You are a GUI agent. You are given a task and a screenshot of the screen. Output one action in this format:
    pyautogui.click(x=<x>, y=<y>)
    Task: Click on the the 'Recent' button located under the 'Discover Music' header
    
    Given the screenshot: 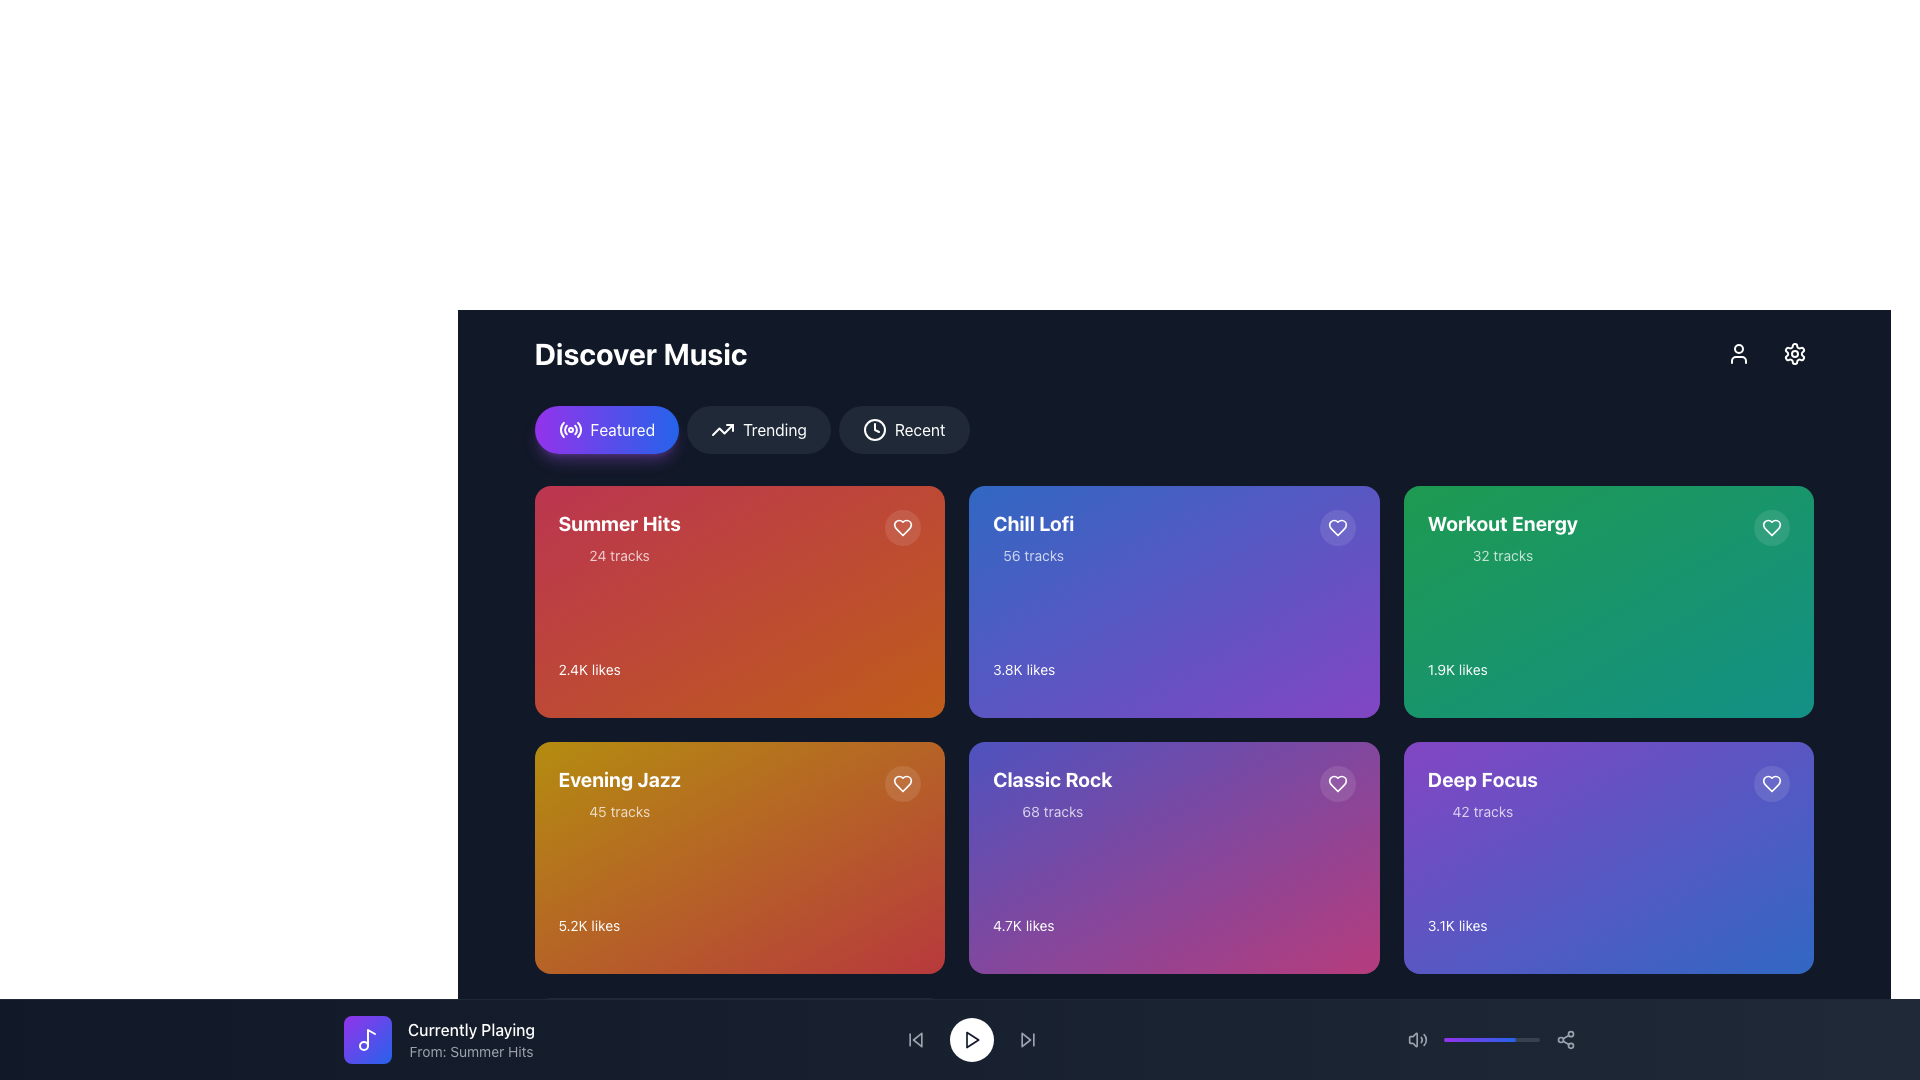 What is the action you would take?
    pyautogui.click(x=903, y=428)
    